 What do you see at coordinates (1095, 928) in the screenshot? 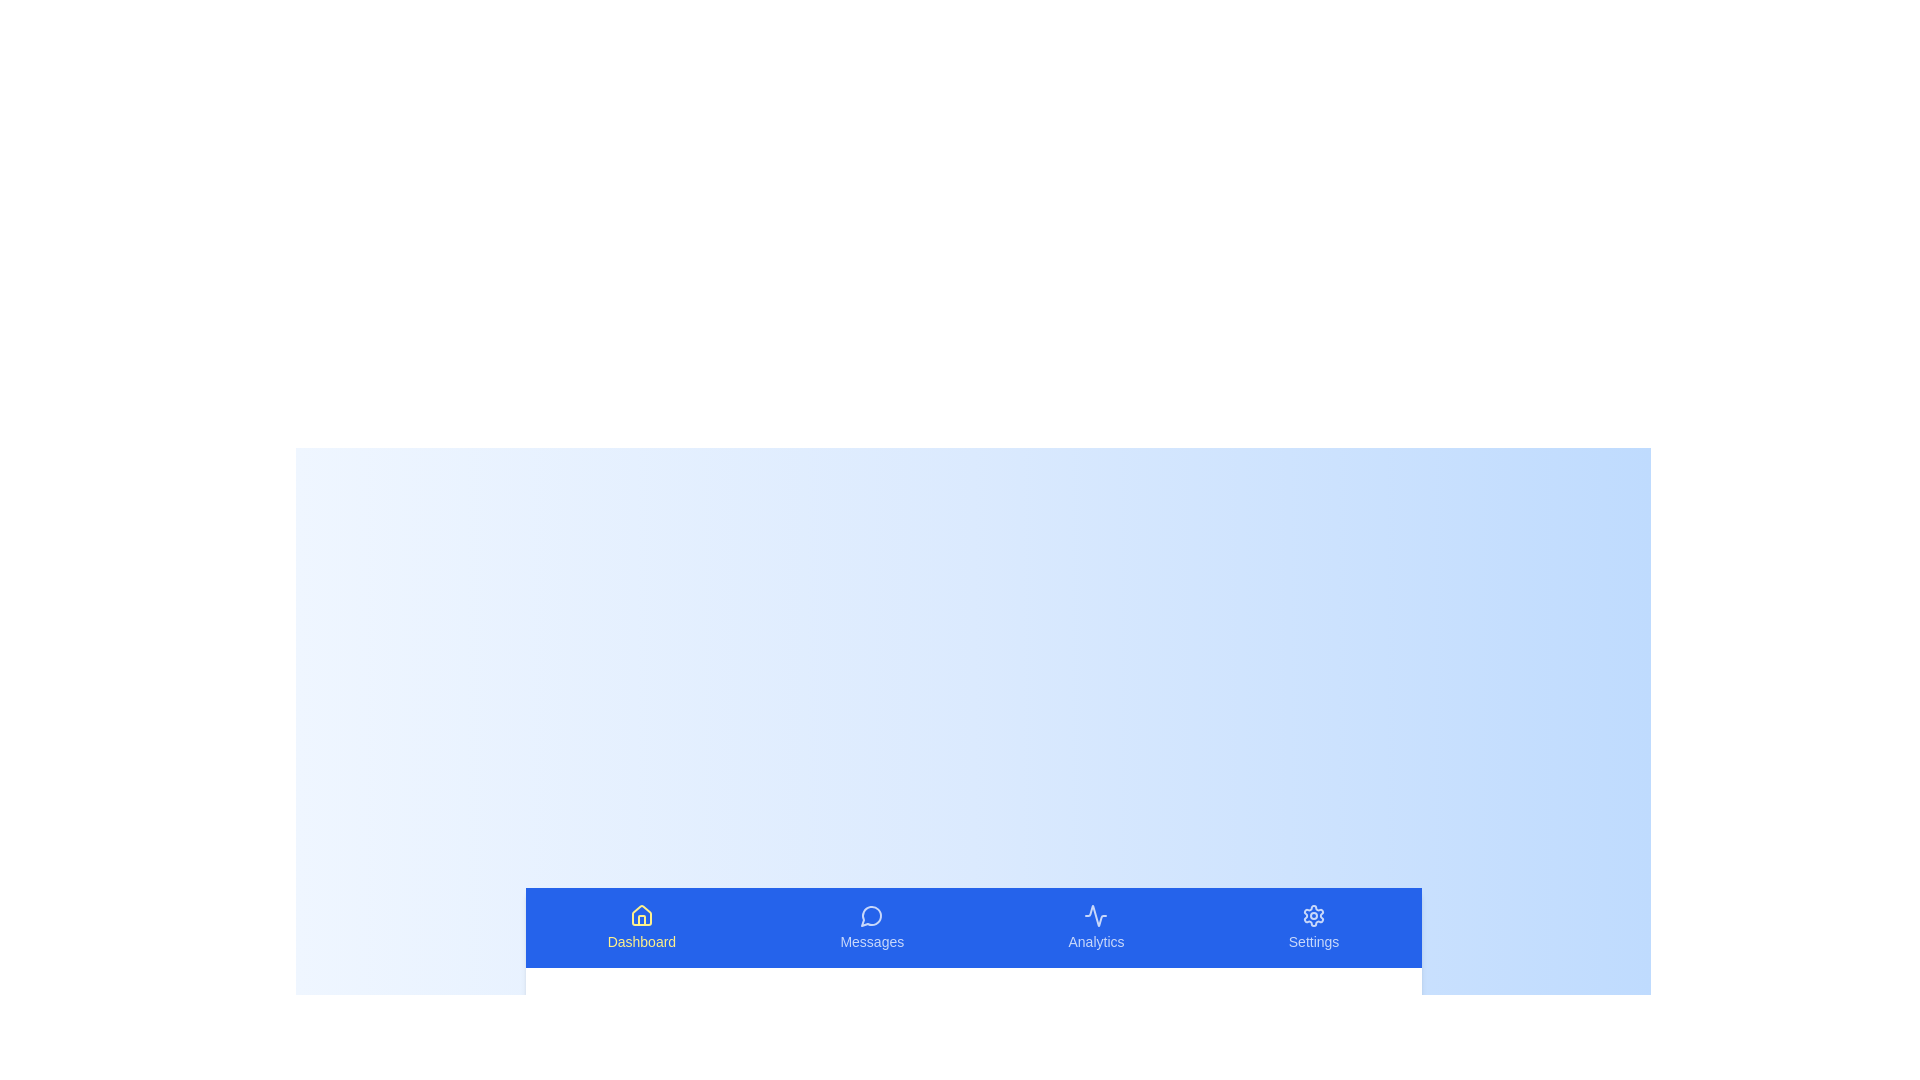
I see `the tab labeled Analytics to select it` at bounding box center [1095, 928].